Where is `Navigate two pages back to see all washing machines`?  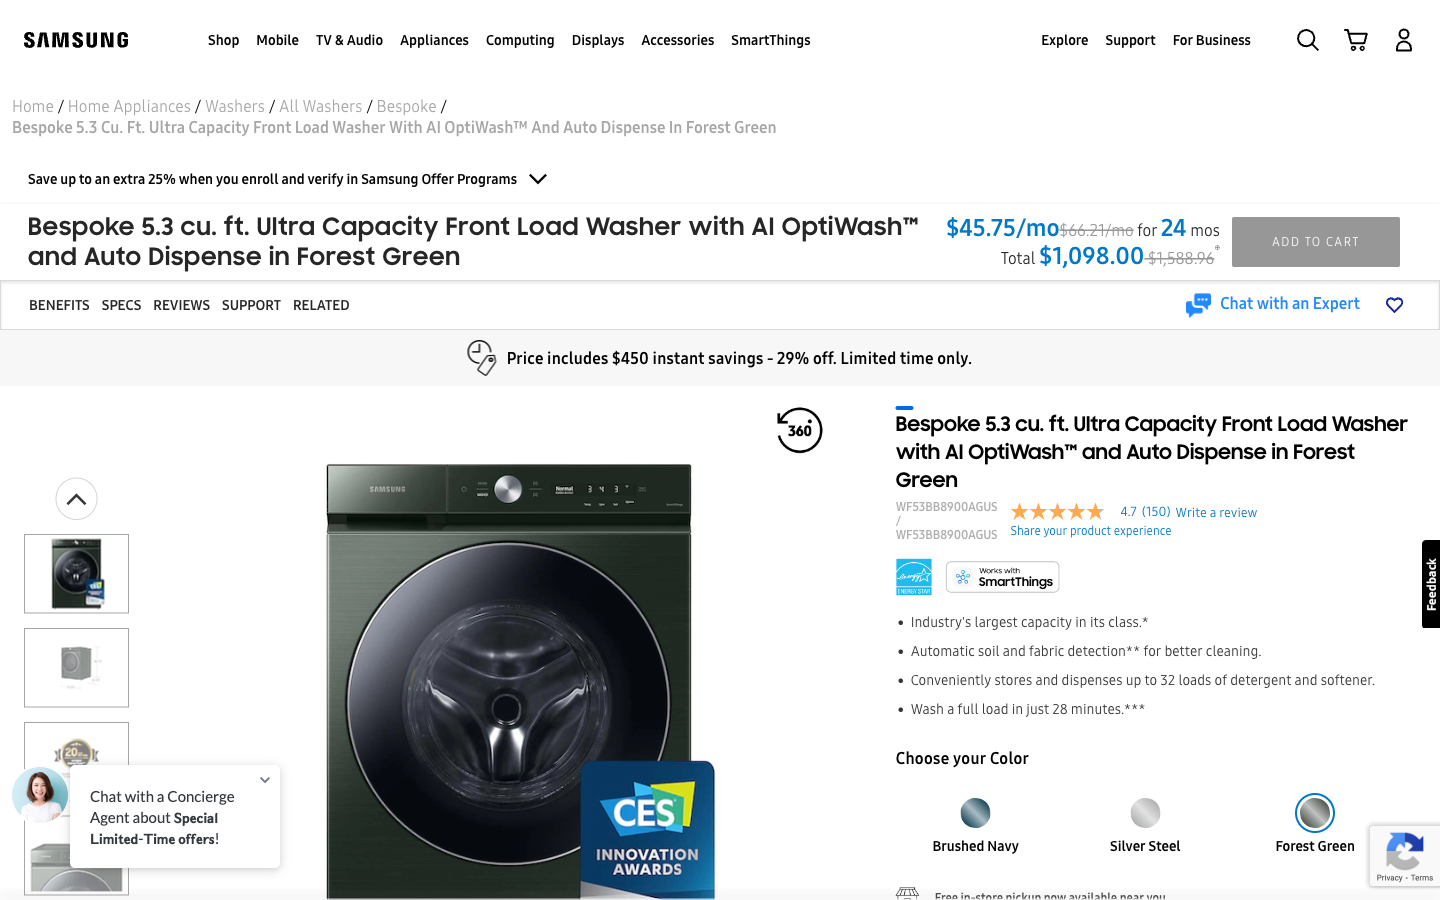
Navigate two pages back to see all washing machines is located at coordinates (235, 105).